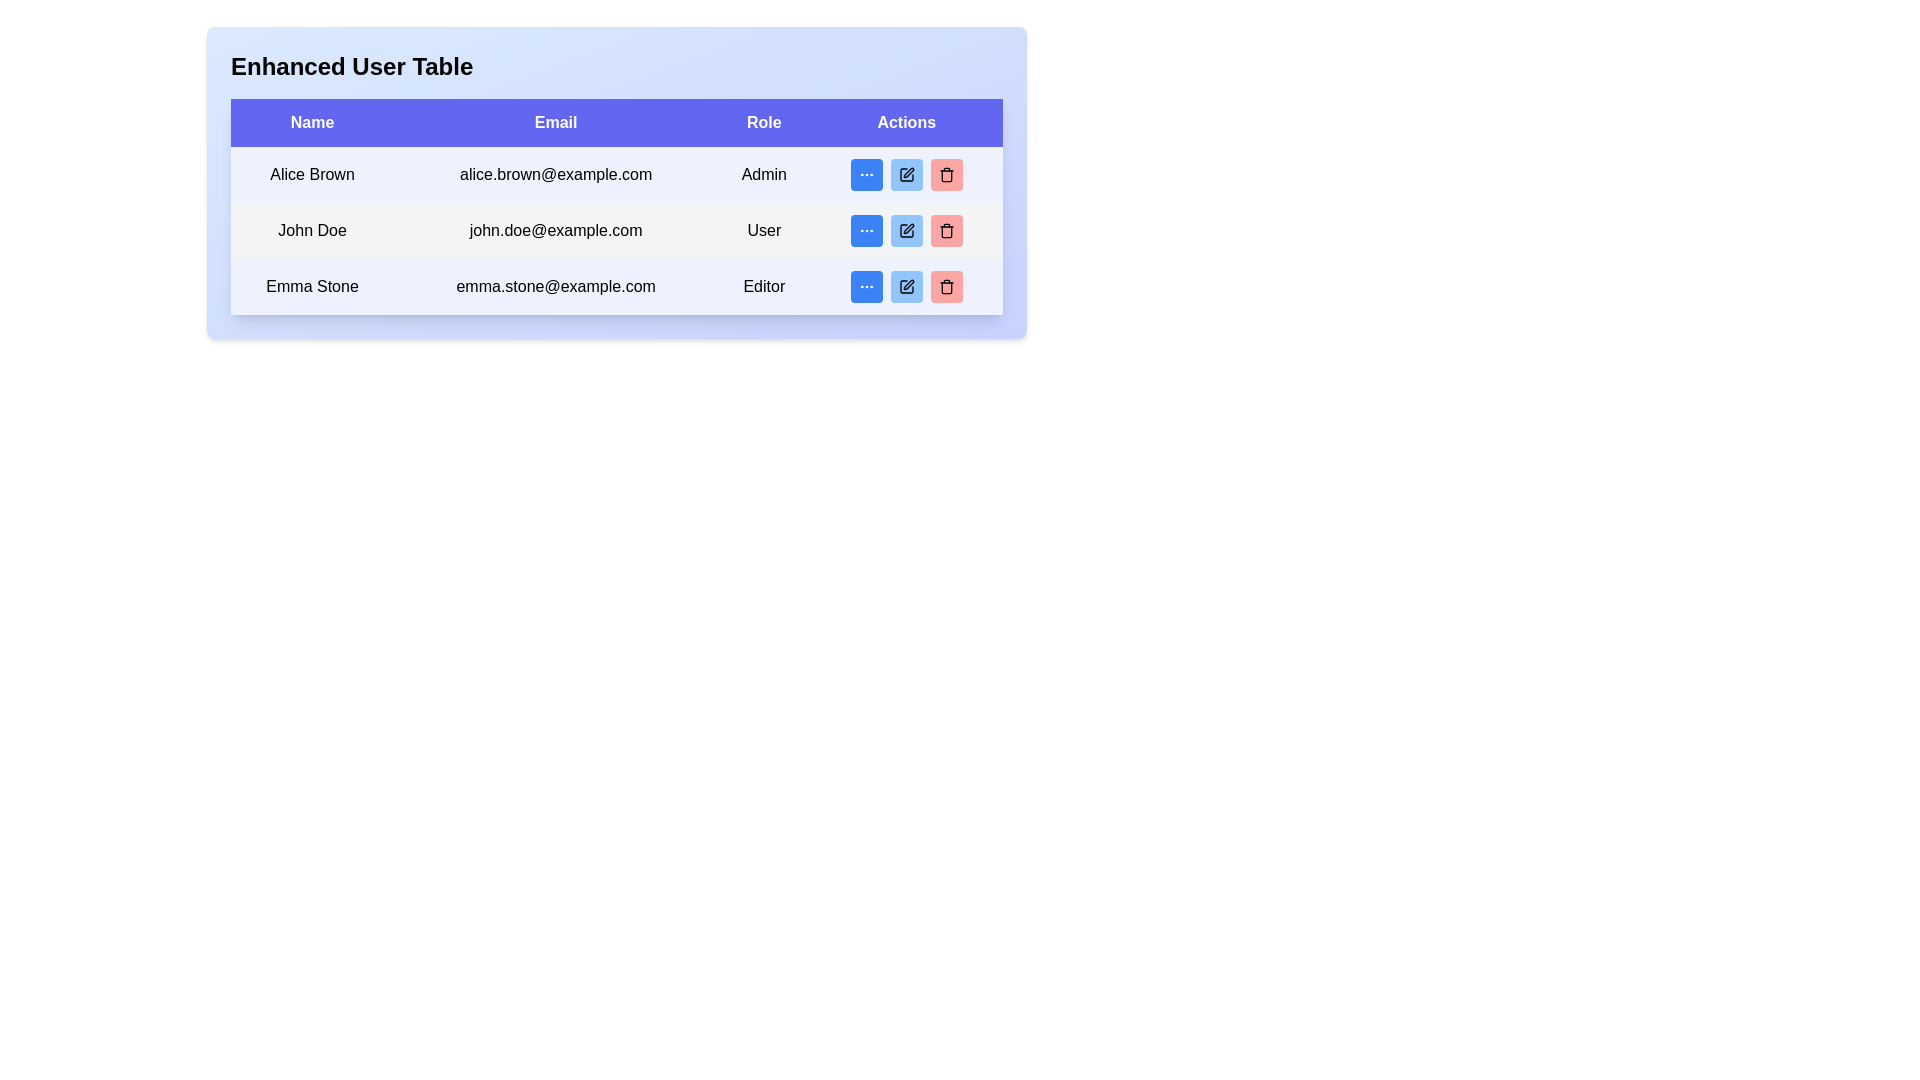 The width and height of the screenshot is (1920, 1080). Describe the element at coordinates (905, 286) in the screenshot. I see `the blue, slightly rounded button containing a pen icon, which is the second action button in the row for 'Emma Stone'` at that location.